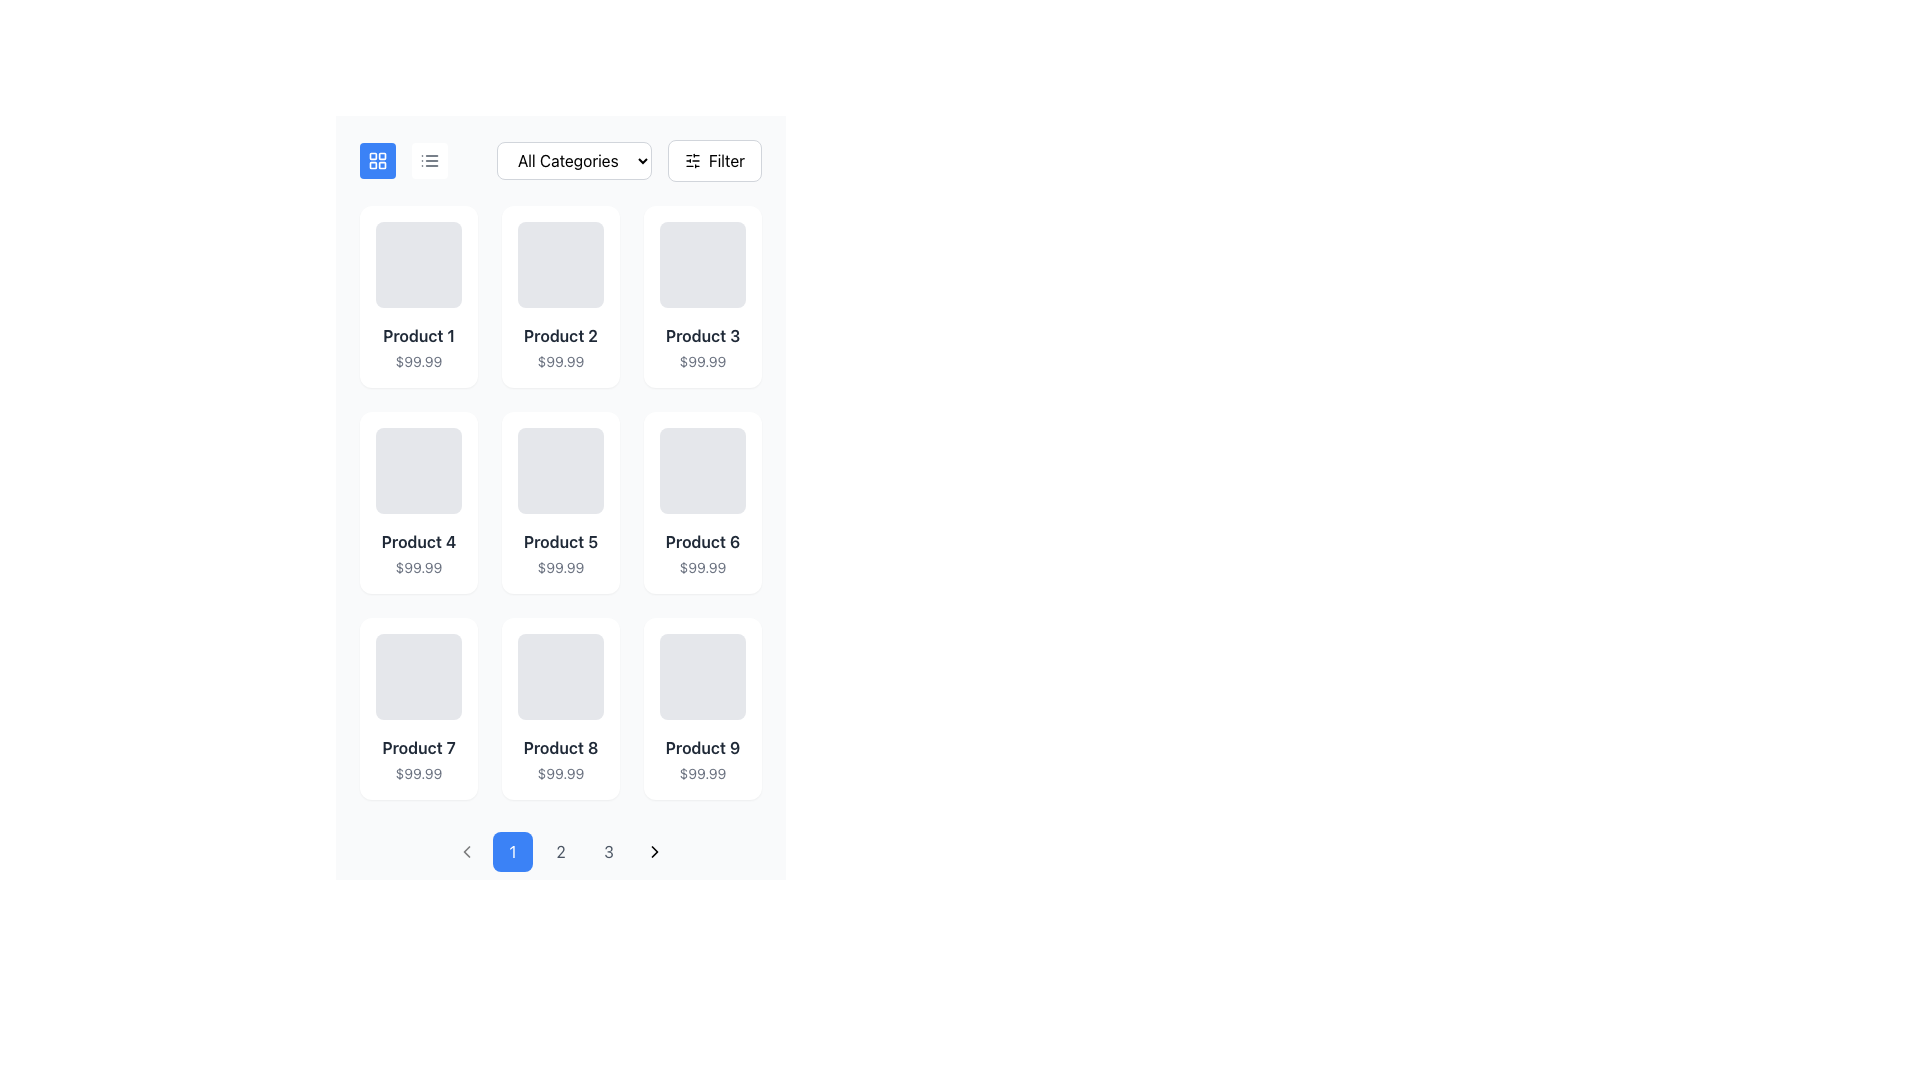 Image resolution: width=1920 pixels, height=1080 pixels. Describe the element at coordinates (573, 160) in the screenshot. I see `the category selector dropdown menu located centrally at the top of the page, which reveals a list of options for filtering items` at that location.